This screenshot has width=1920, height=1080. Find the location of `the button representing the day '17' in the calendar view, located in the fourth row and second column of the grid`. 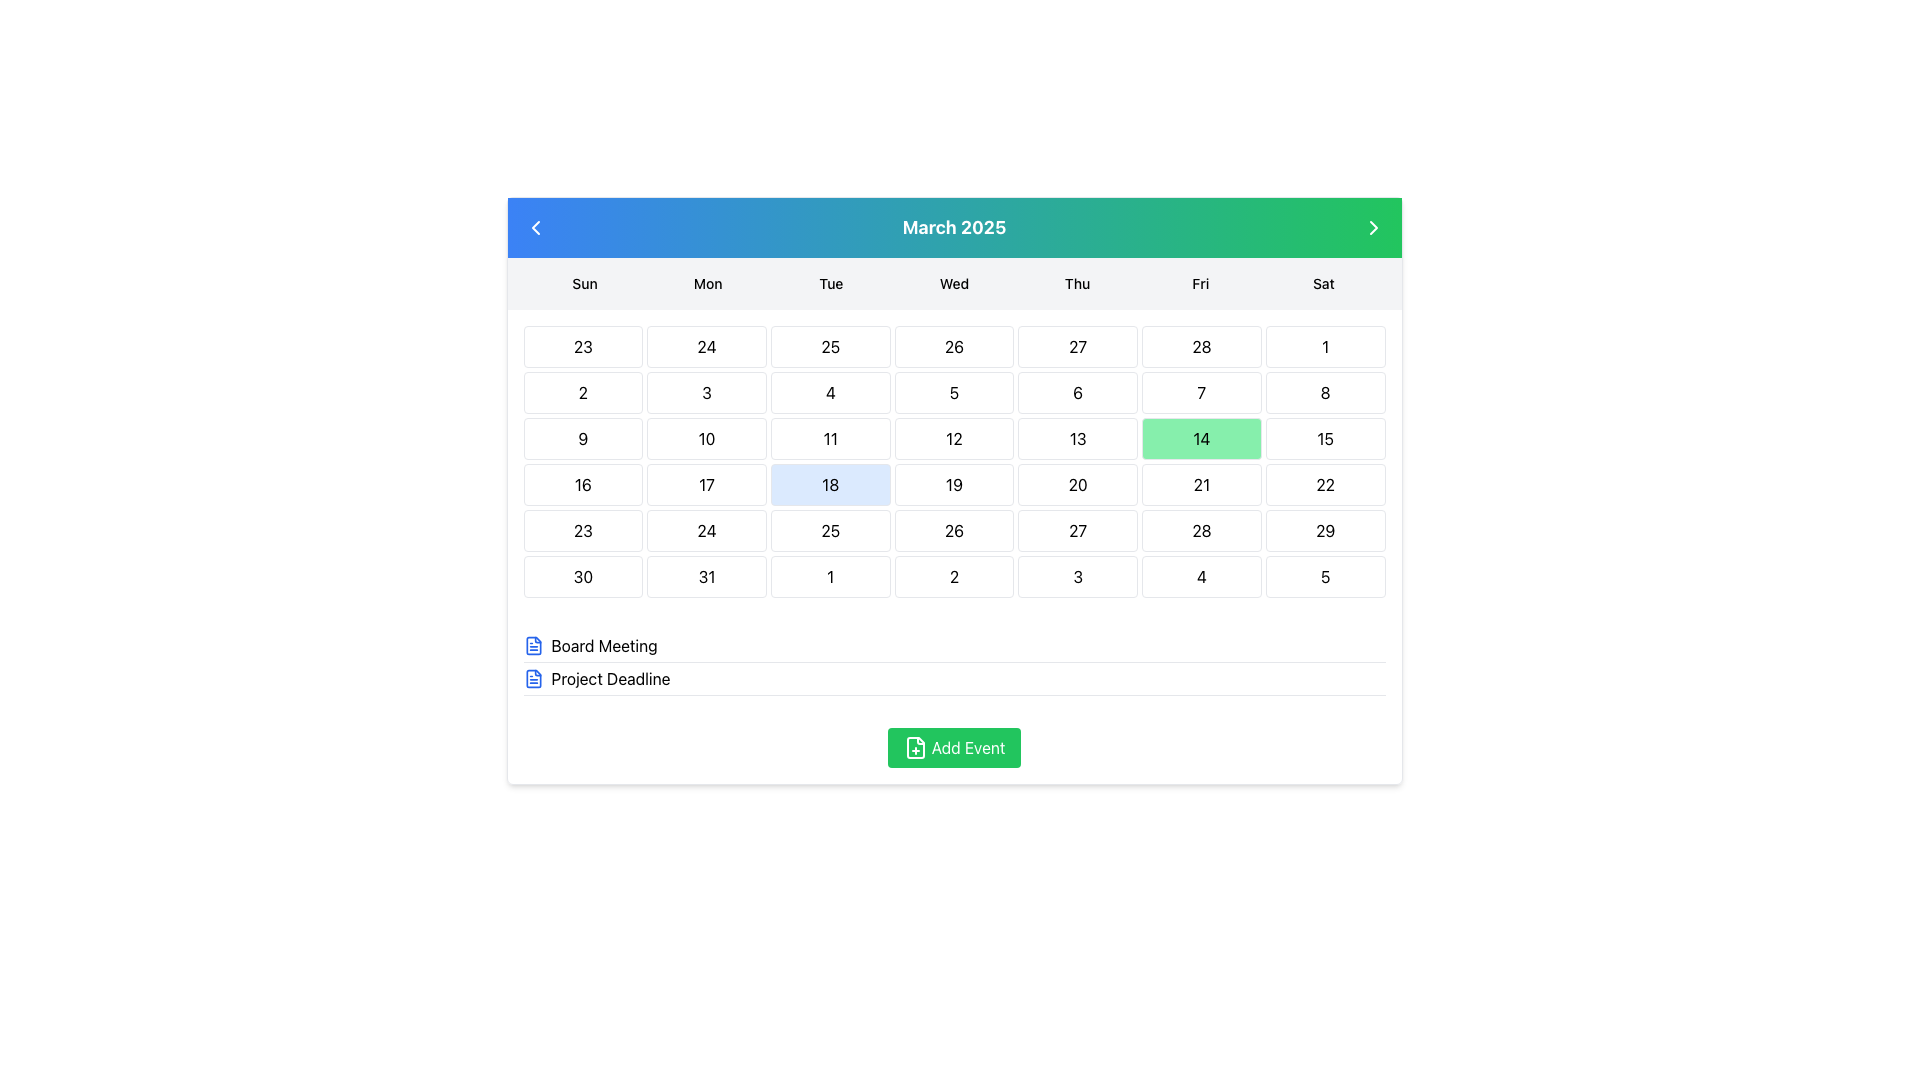

the button representing the day '17' in the calendar view, located in the fourth row and second column of the grid is located at coordinates (707, 485).